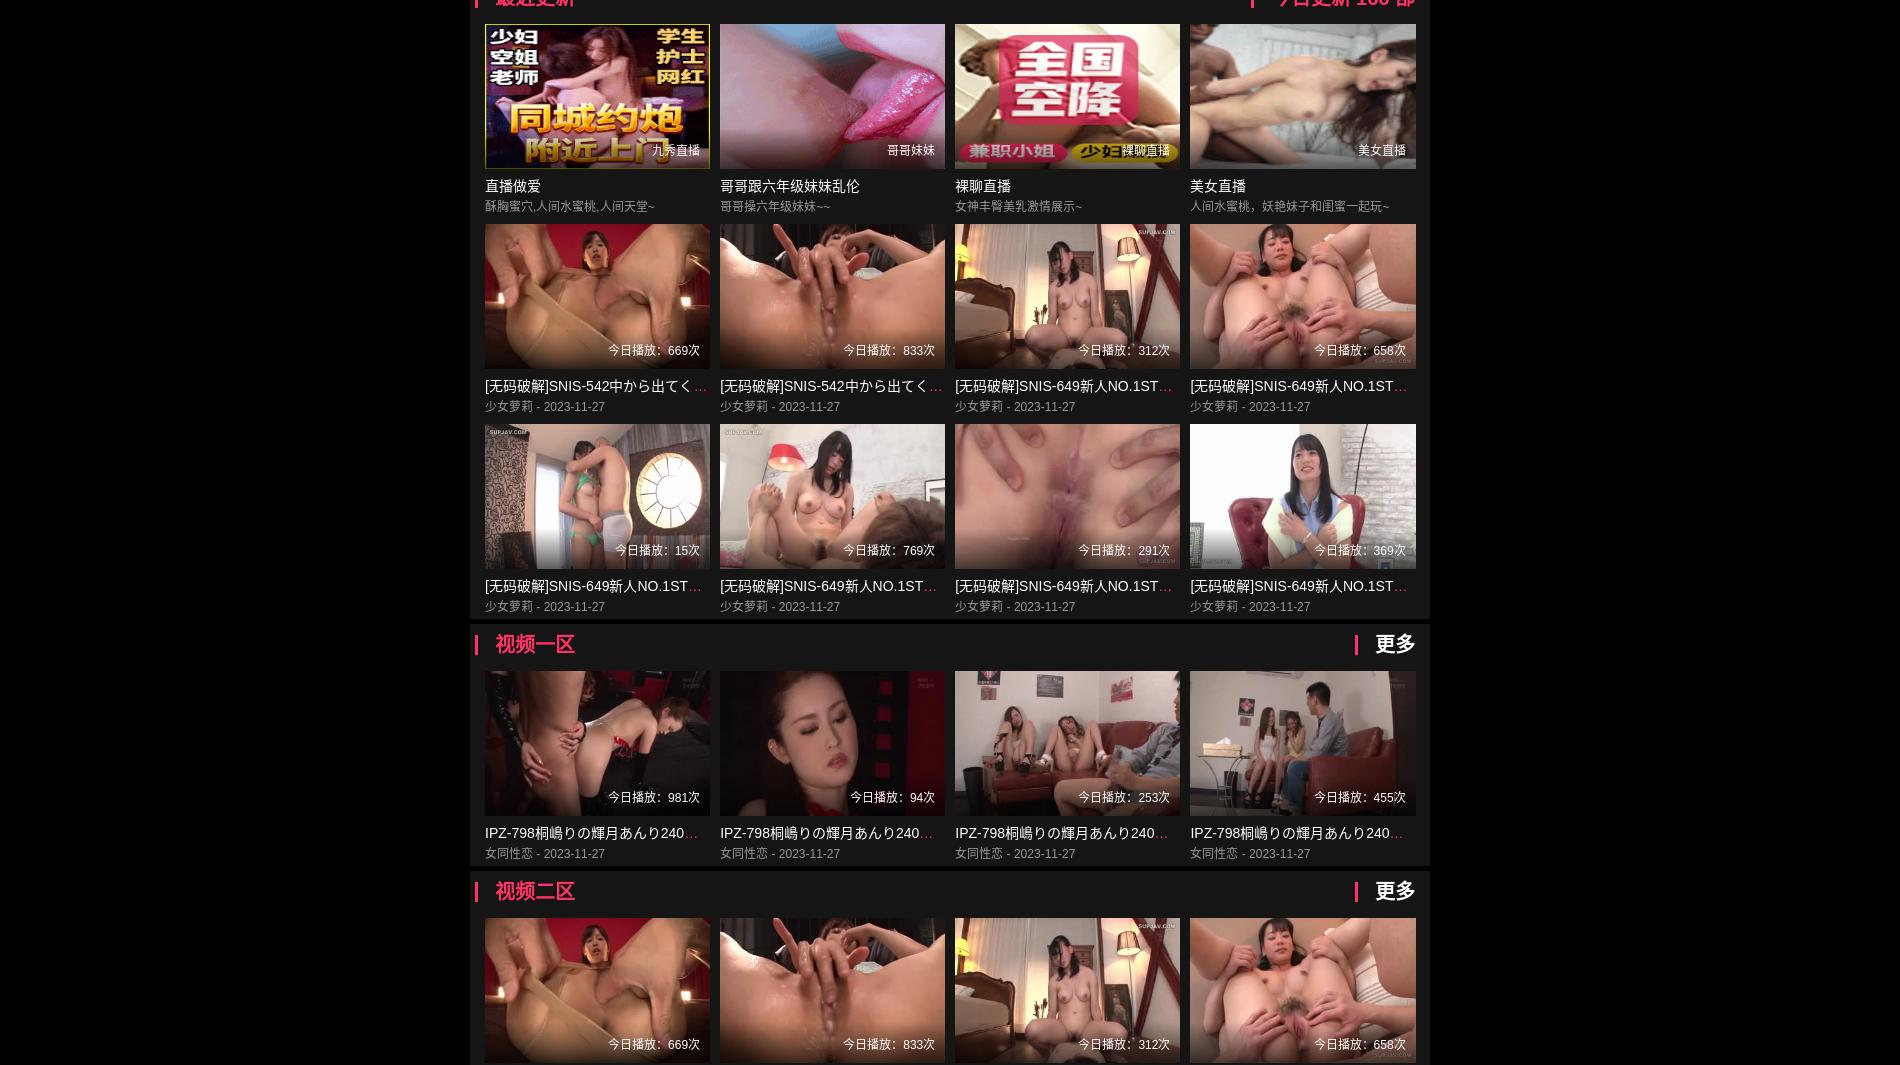 This screenshot has height=1065, width=1900. What do you see at coordinates (1312, 551) in the screenshot?
I see `'今日播放：369次'` at bounding box center [1312, 551].